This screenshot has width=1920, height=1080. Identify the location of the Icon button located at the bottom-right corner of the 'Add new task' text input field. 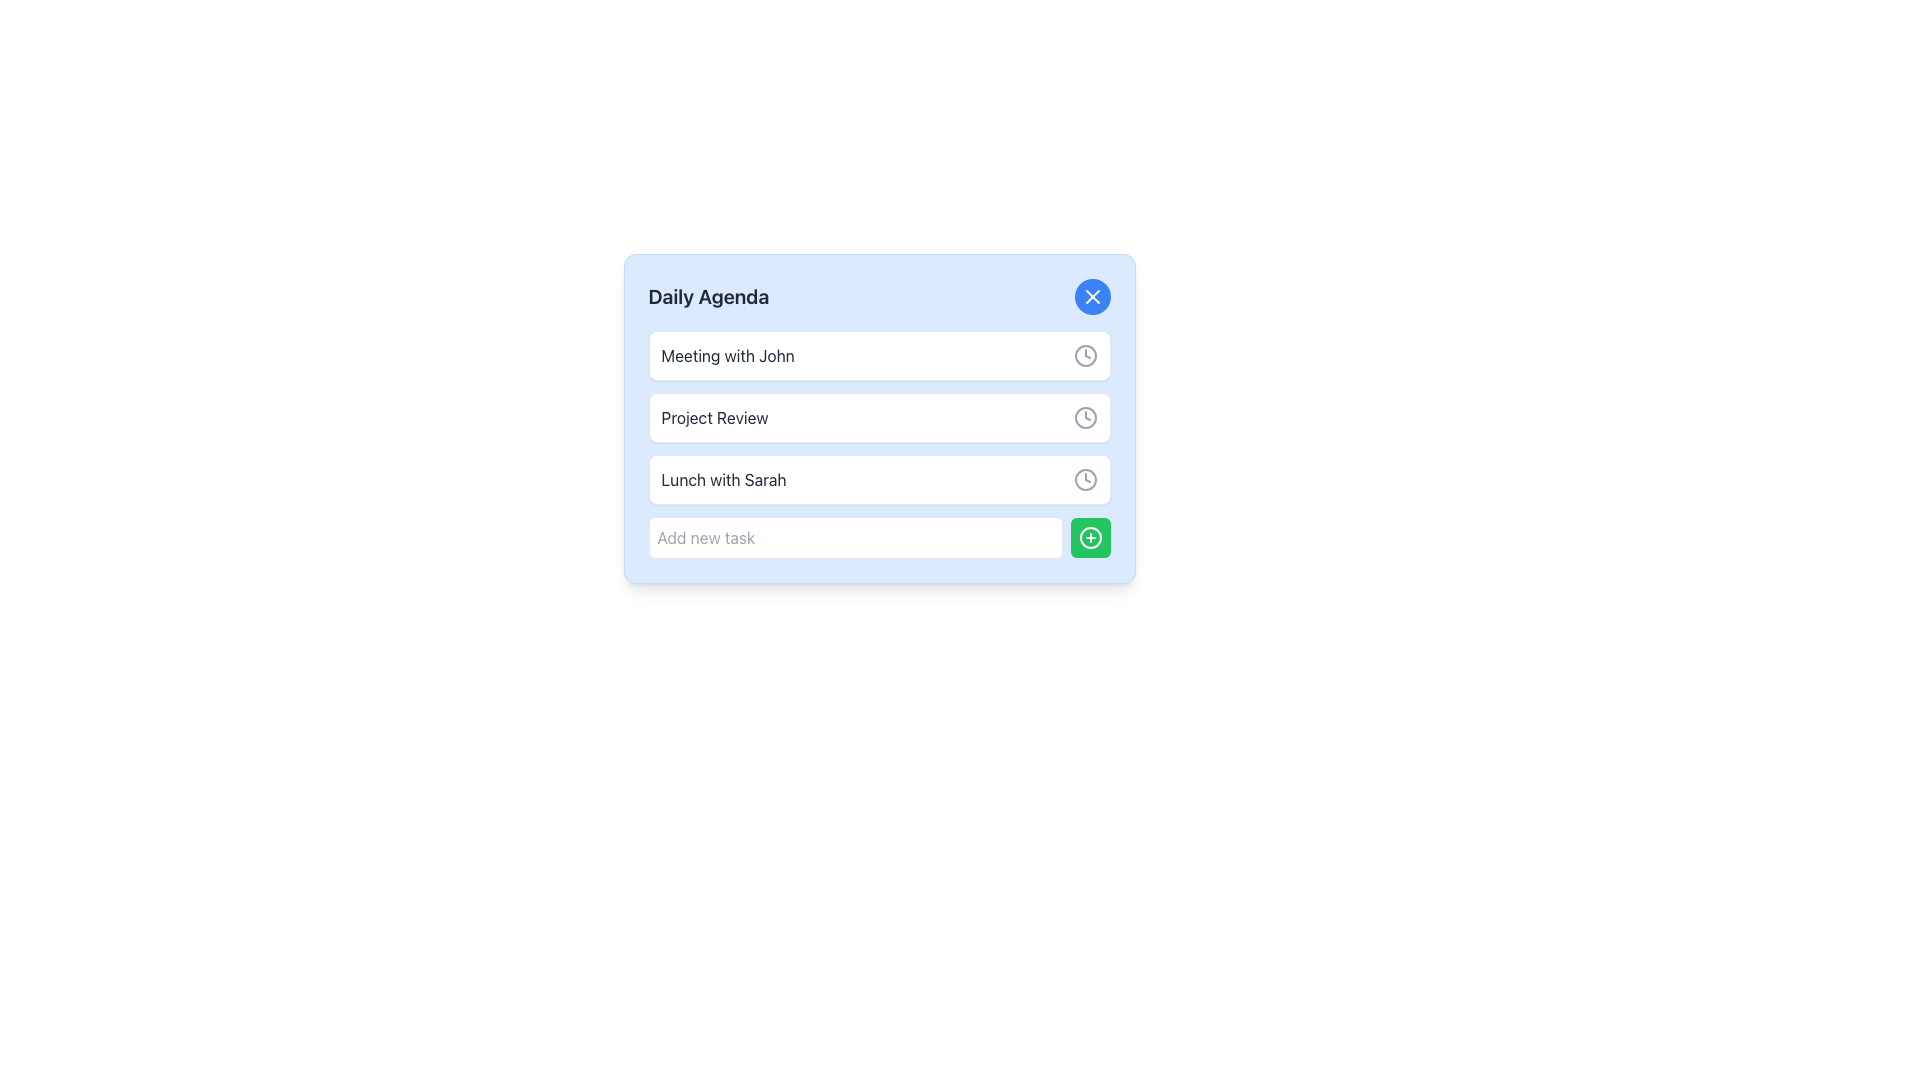
(1089, 536).